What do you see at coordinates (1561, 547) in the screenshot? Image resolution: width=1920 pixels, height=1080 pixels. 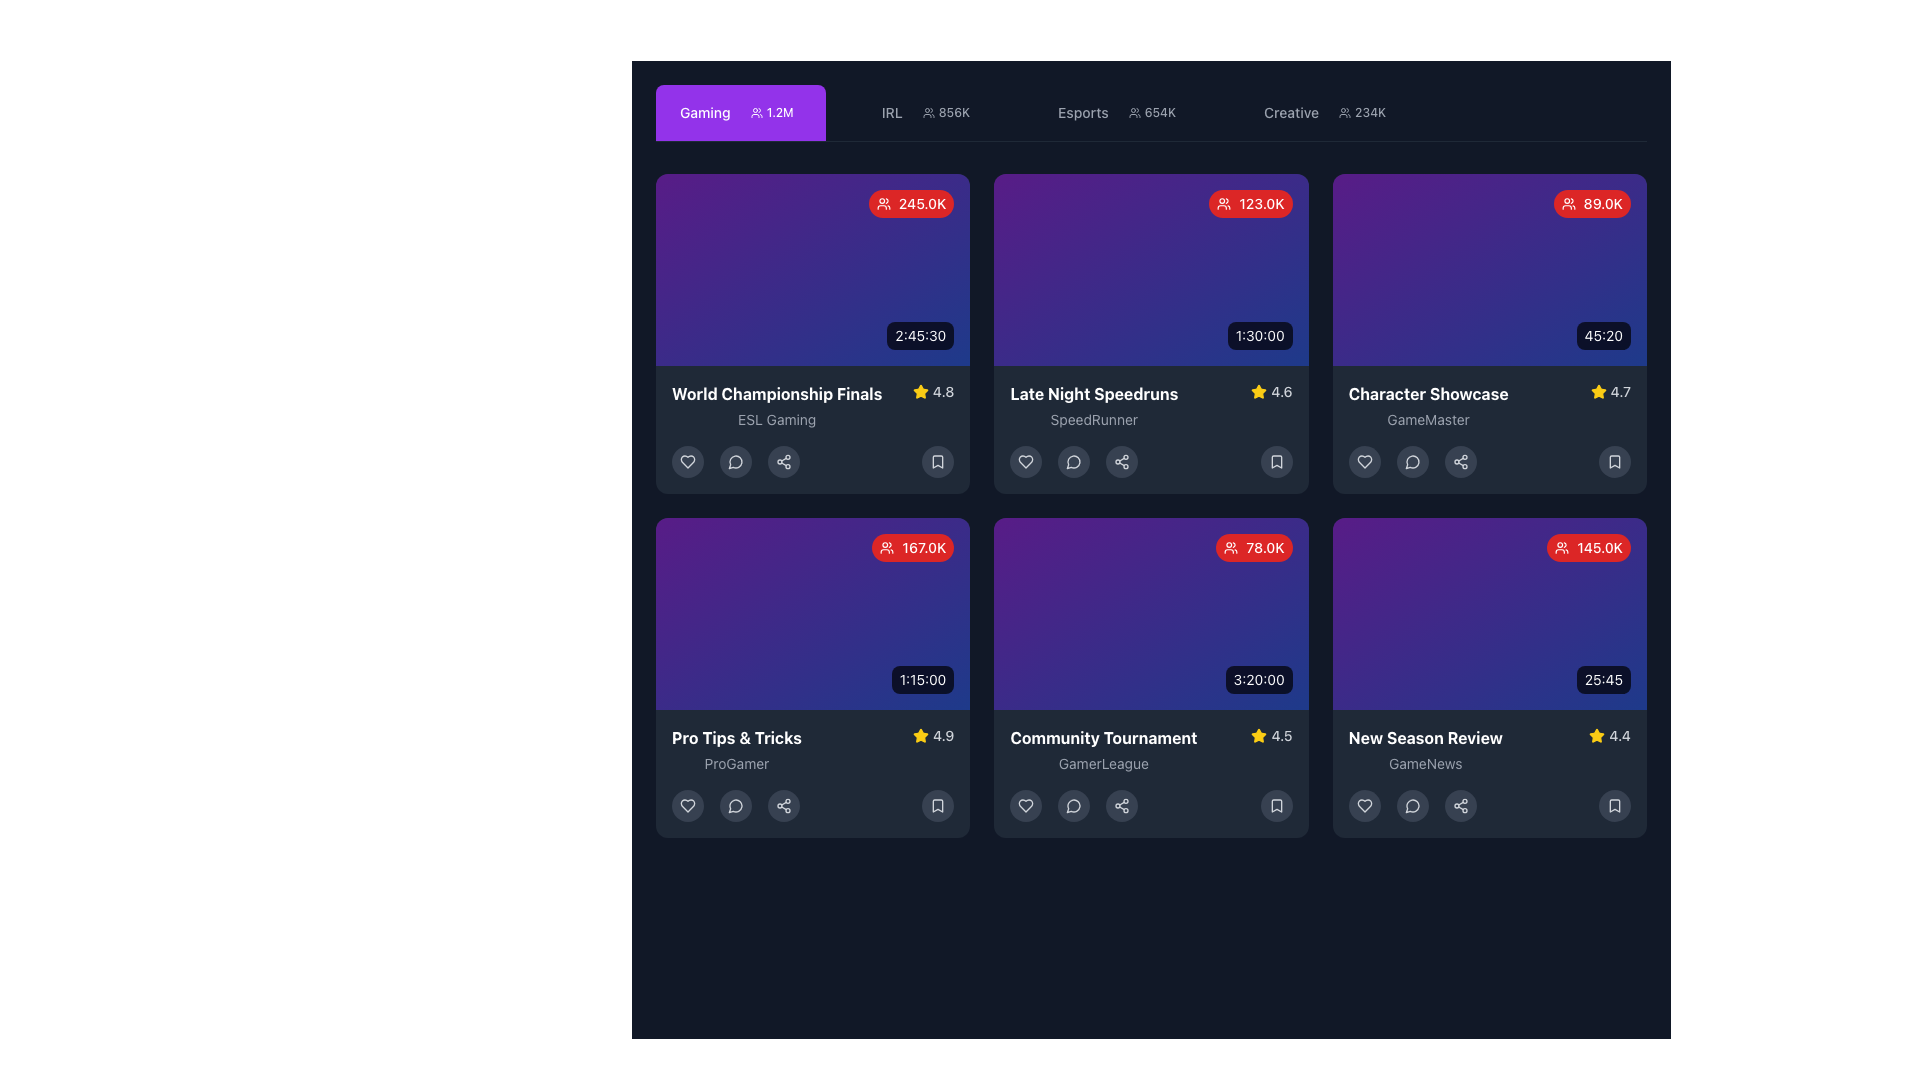 I see `the SVG icon of people located inside a red badge with the text '145.0K' at the top-right corner of the card labeled 'New Season Review'` at bounding box center [1561, 547].